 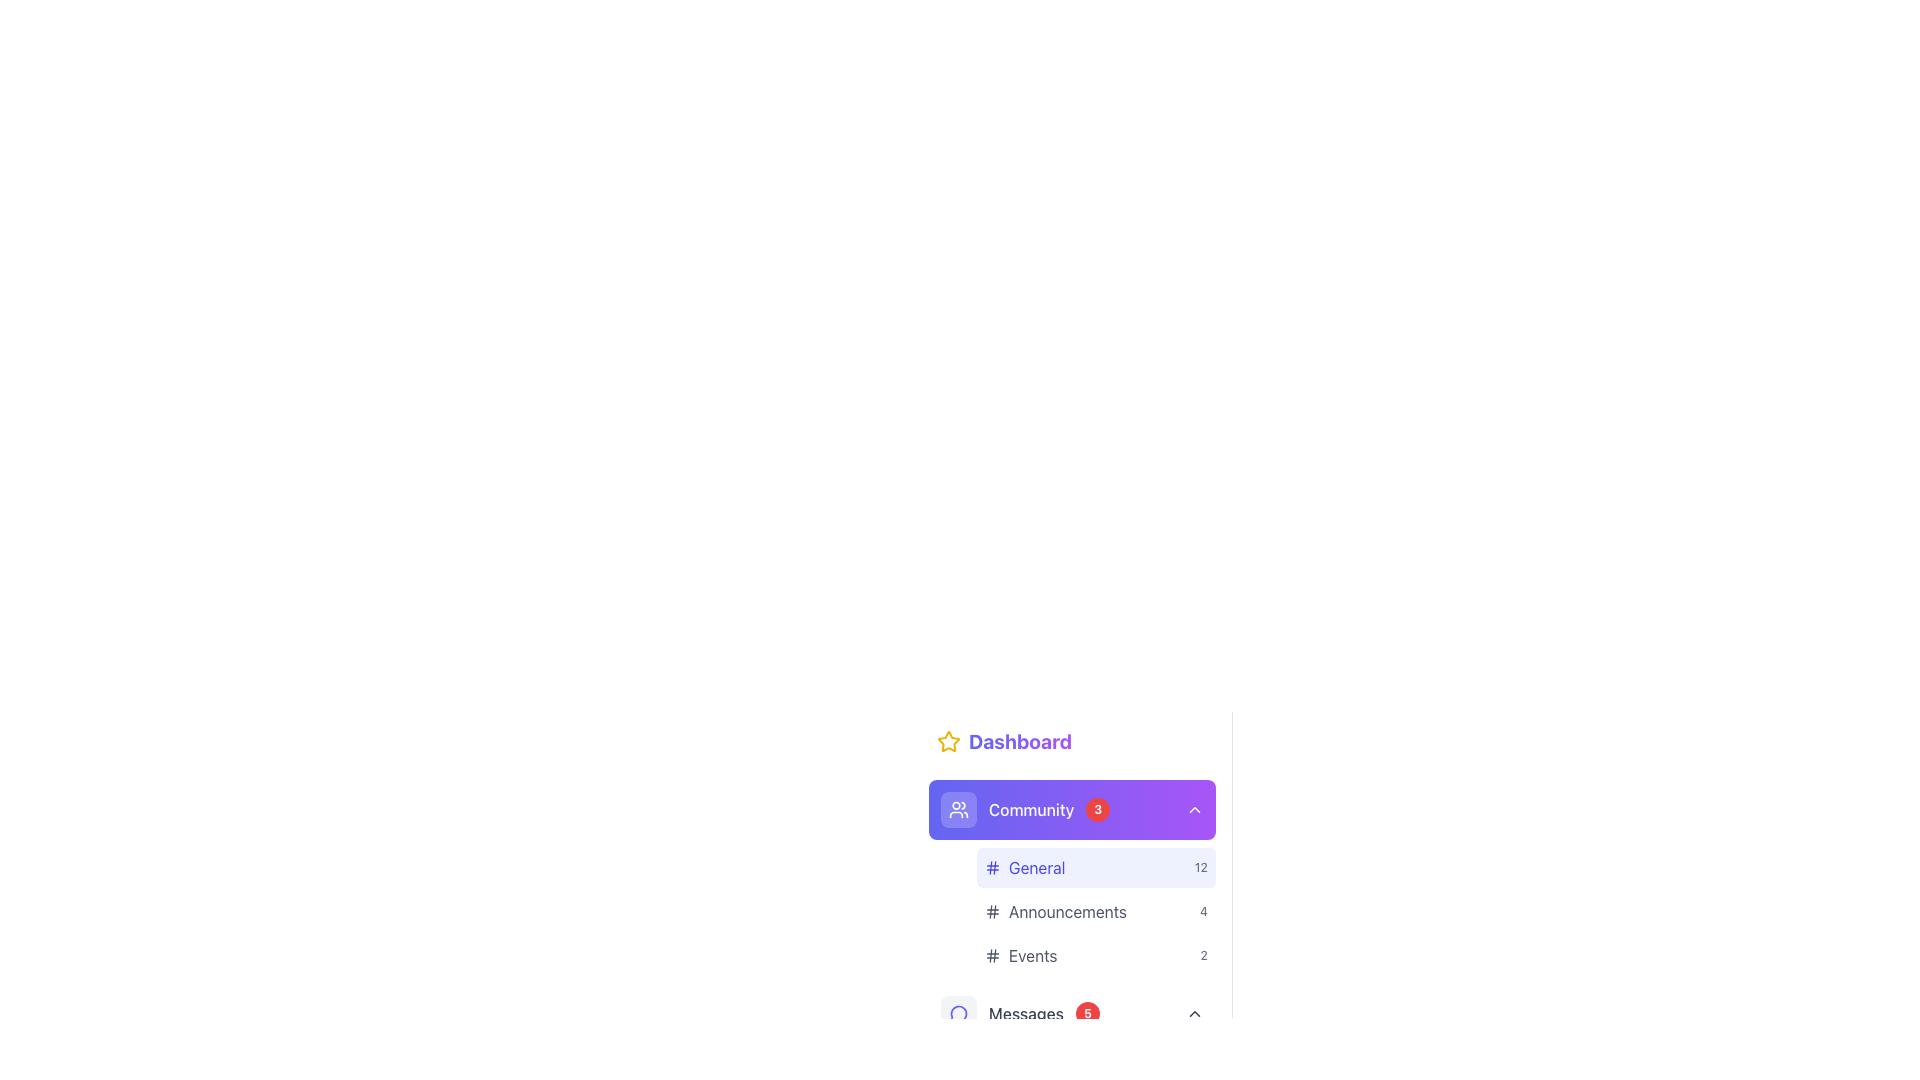 I want to click on the 'Announcements' navigation link in the Community section, so click(x=1055, y=911).